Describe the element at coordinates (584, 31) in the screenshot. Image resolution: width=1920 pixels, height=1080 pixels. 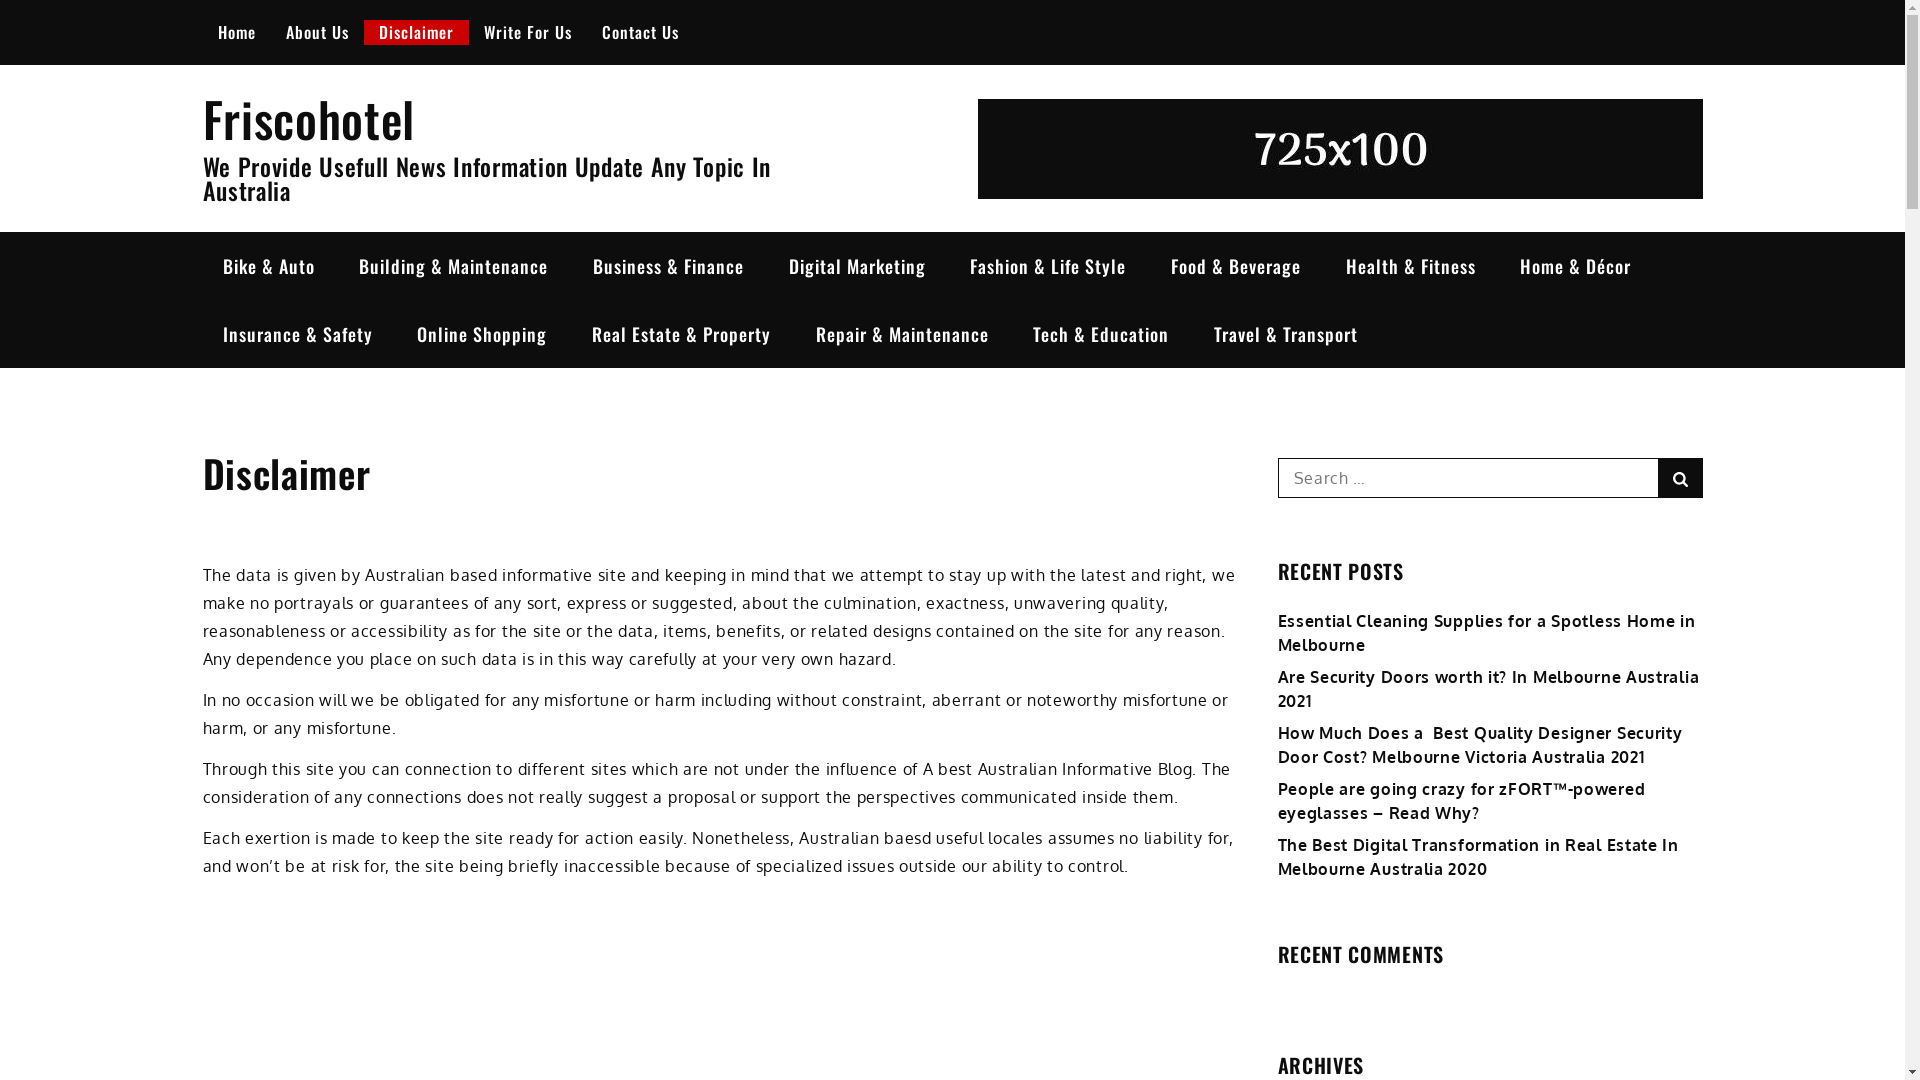
I see `'Contact Us'` at that location.